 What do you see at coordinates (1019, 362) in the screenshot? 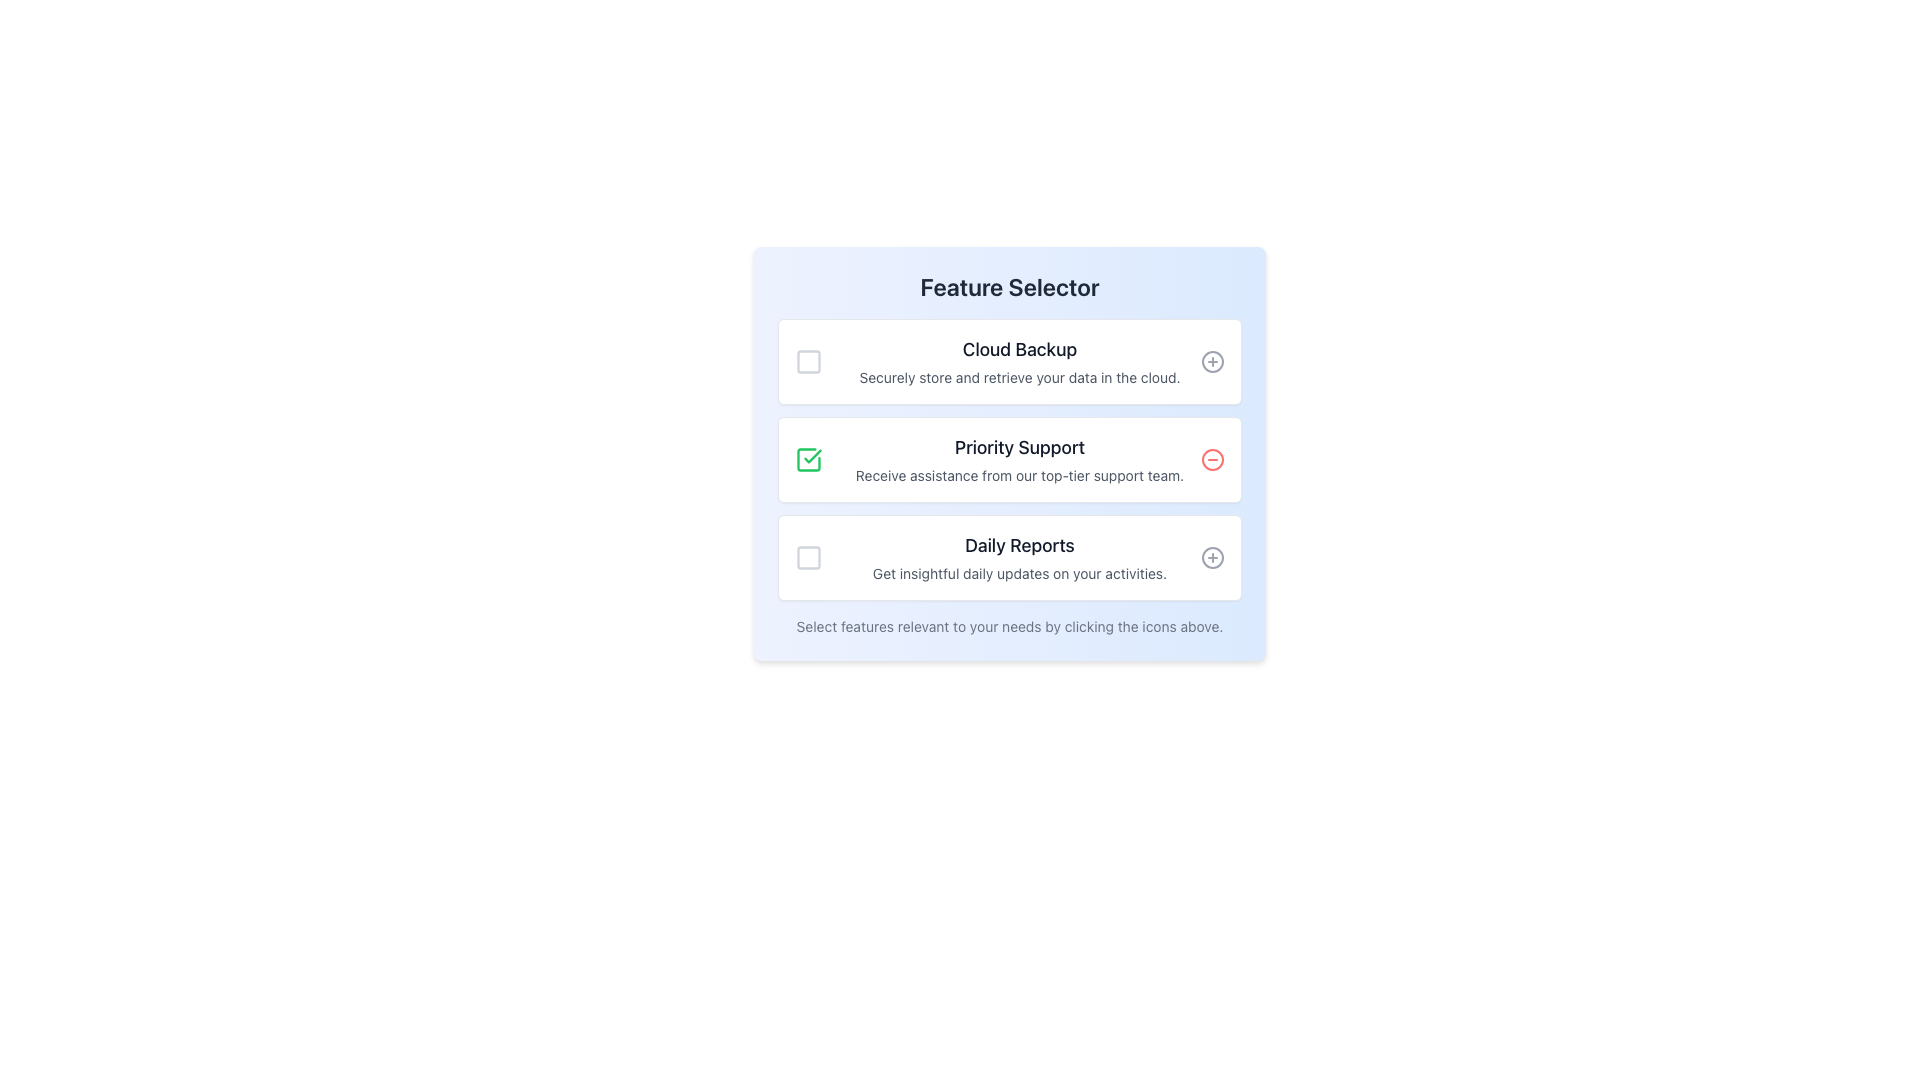
I see `the 'Cloud Backup' text element, which consists of a bold title and a subtitle, located centrally in the first section of a vertical list of selectable items` at bounding box center [1019, 362].